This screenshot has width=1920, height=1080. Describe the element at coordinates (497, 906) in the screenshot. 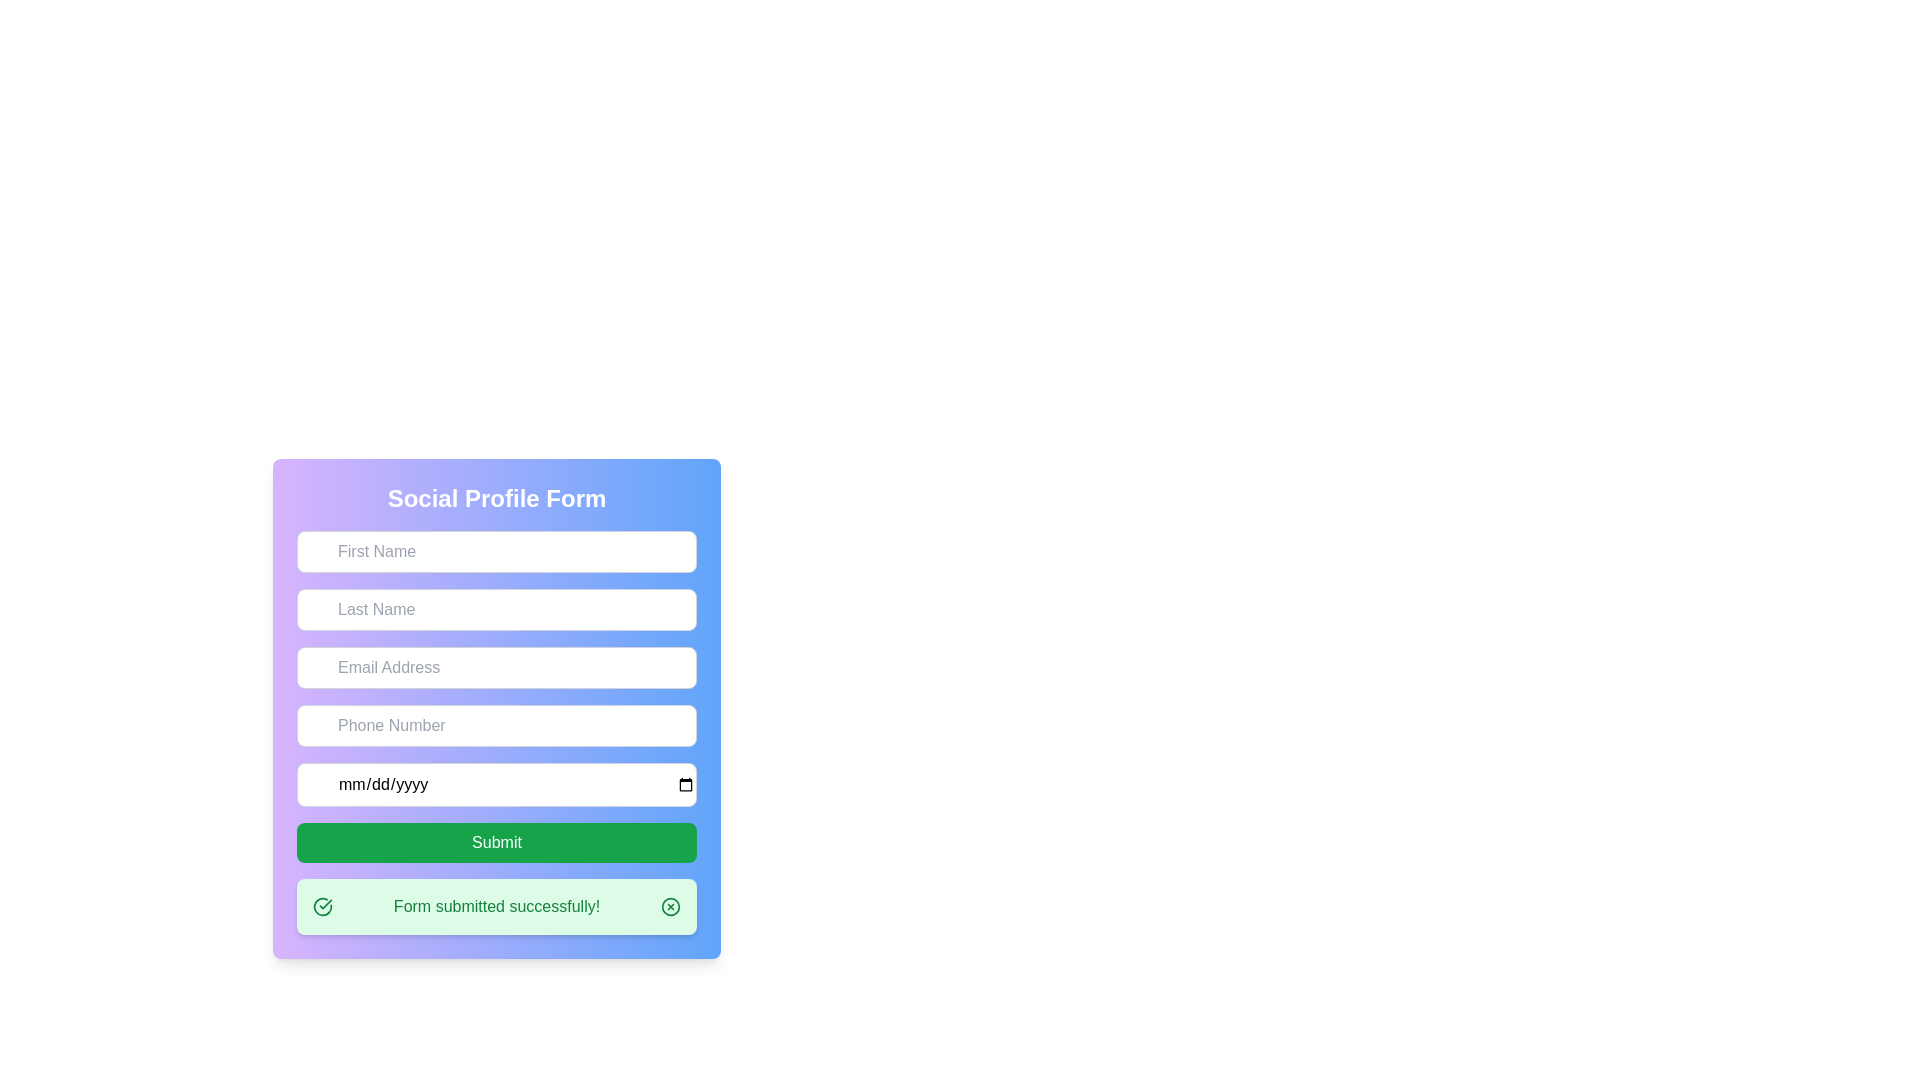

I see `the Notification banner that displays the message 'Form submitted successfully!' with a green background and interactive close icon` at that location.